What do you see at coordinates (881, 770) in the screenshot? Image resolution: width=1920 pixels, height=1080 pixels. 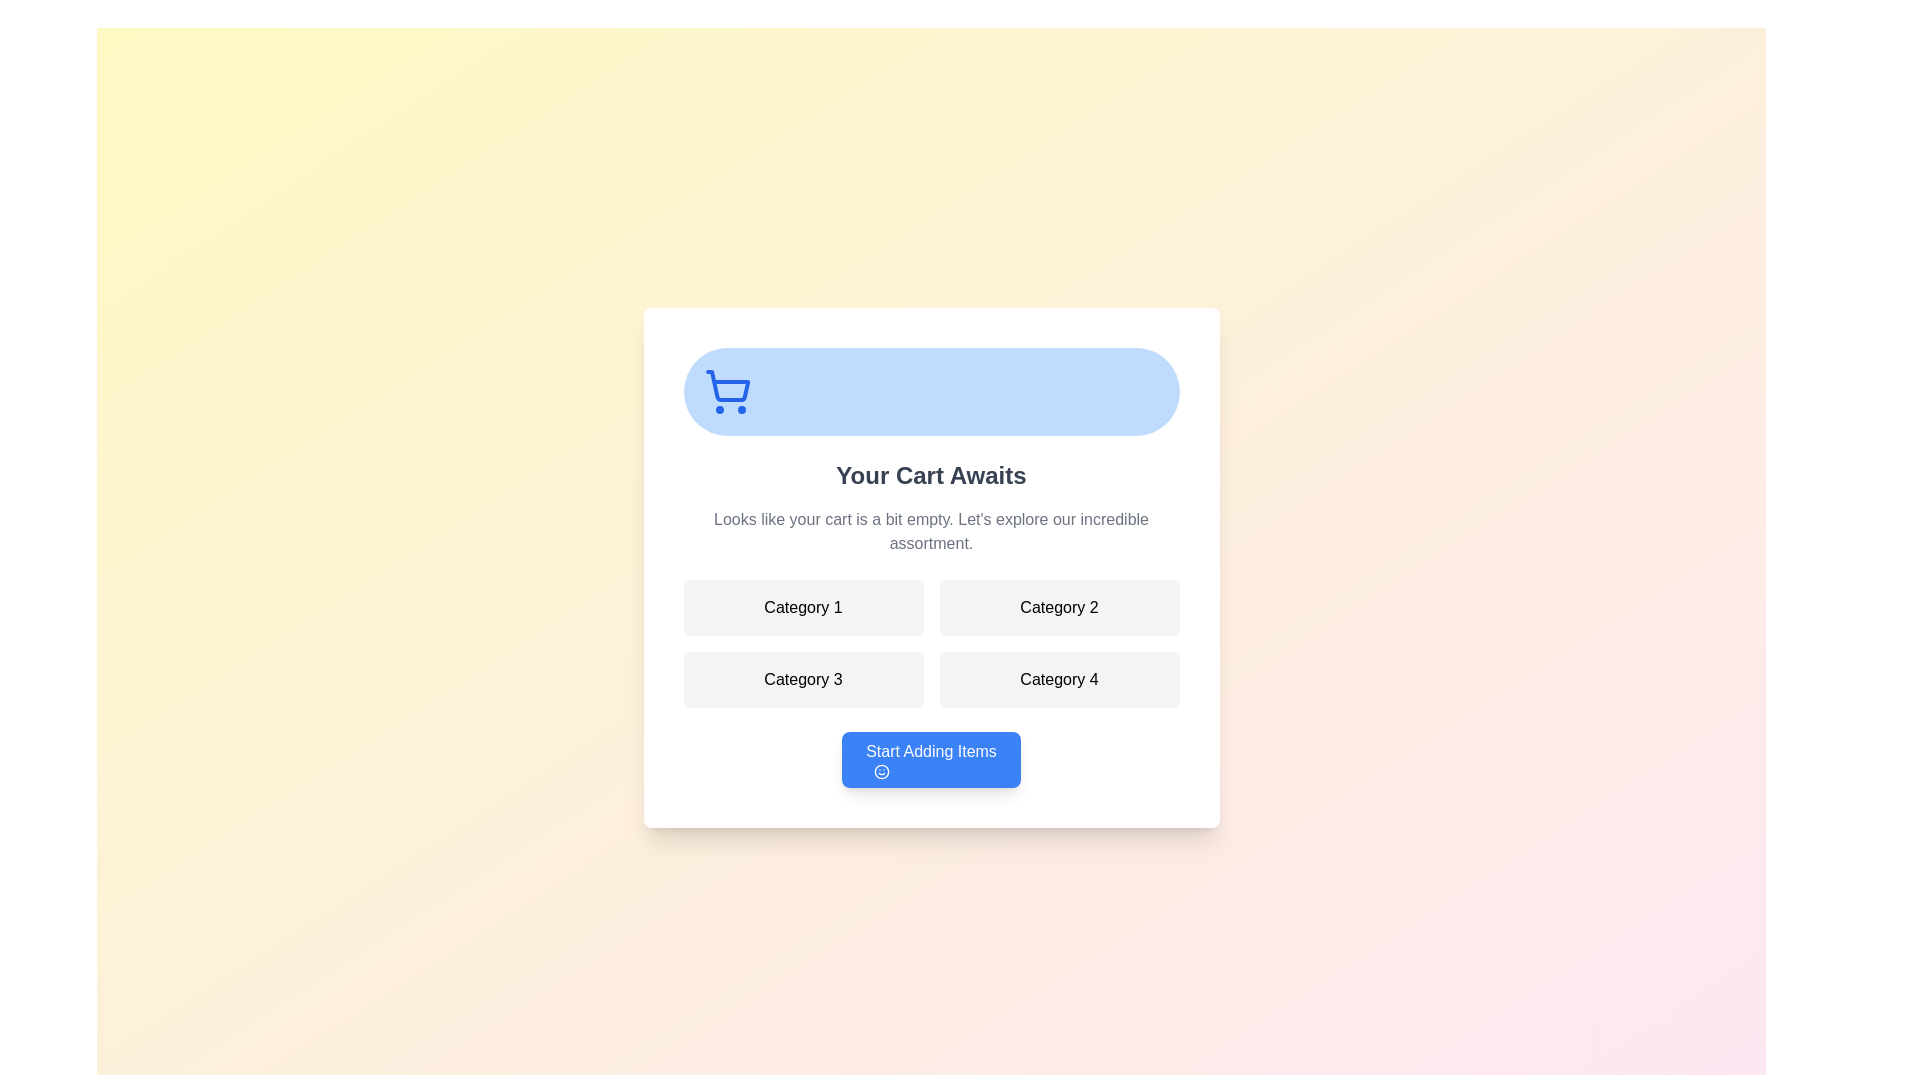 I see `the 'Start Adding Items' button, which contains the decorative icon on its left side, to initiate the item addition process` at bounding box center [881, 770].